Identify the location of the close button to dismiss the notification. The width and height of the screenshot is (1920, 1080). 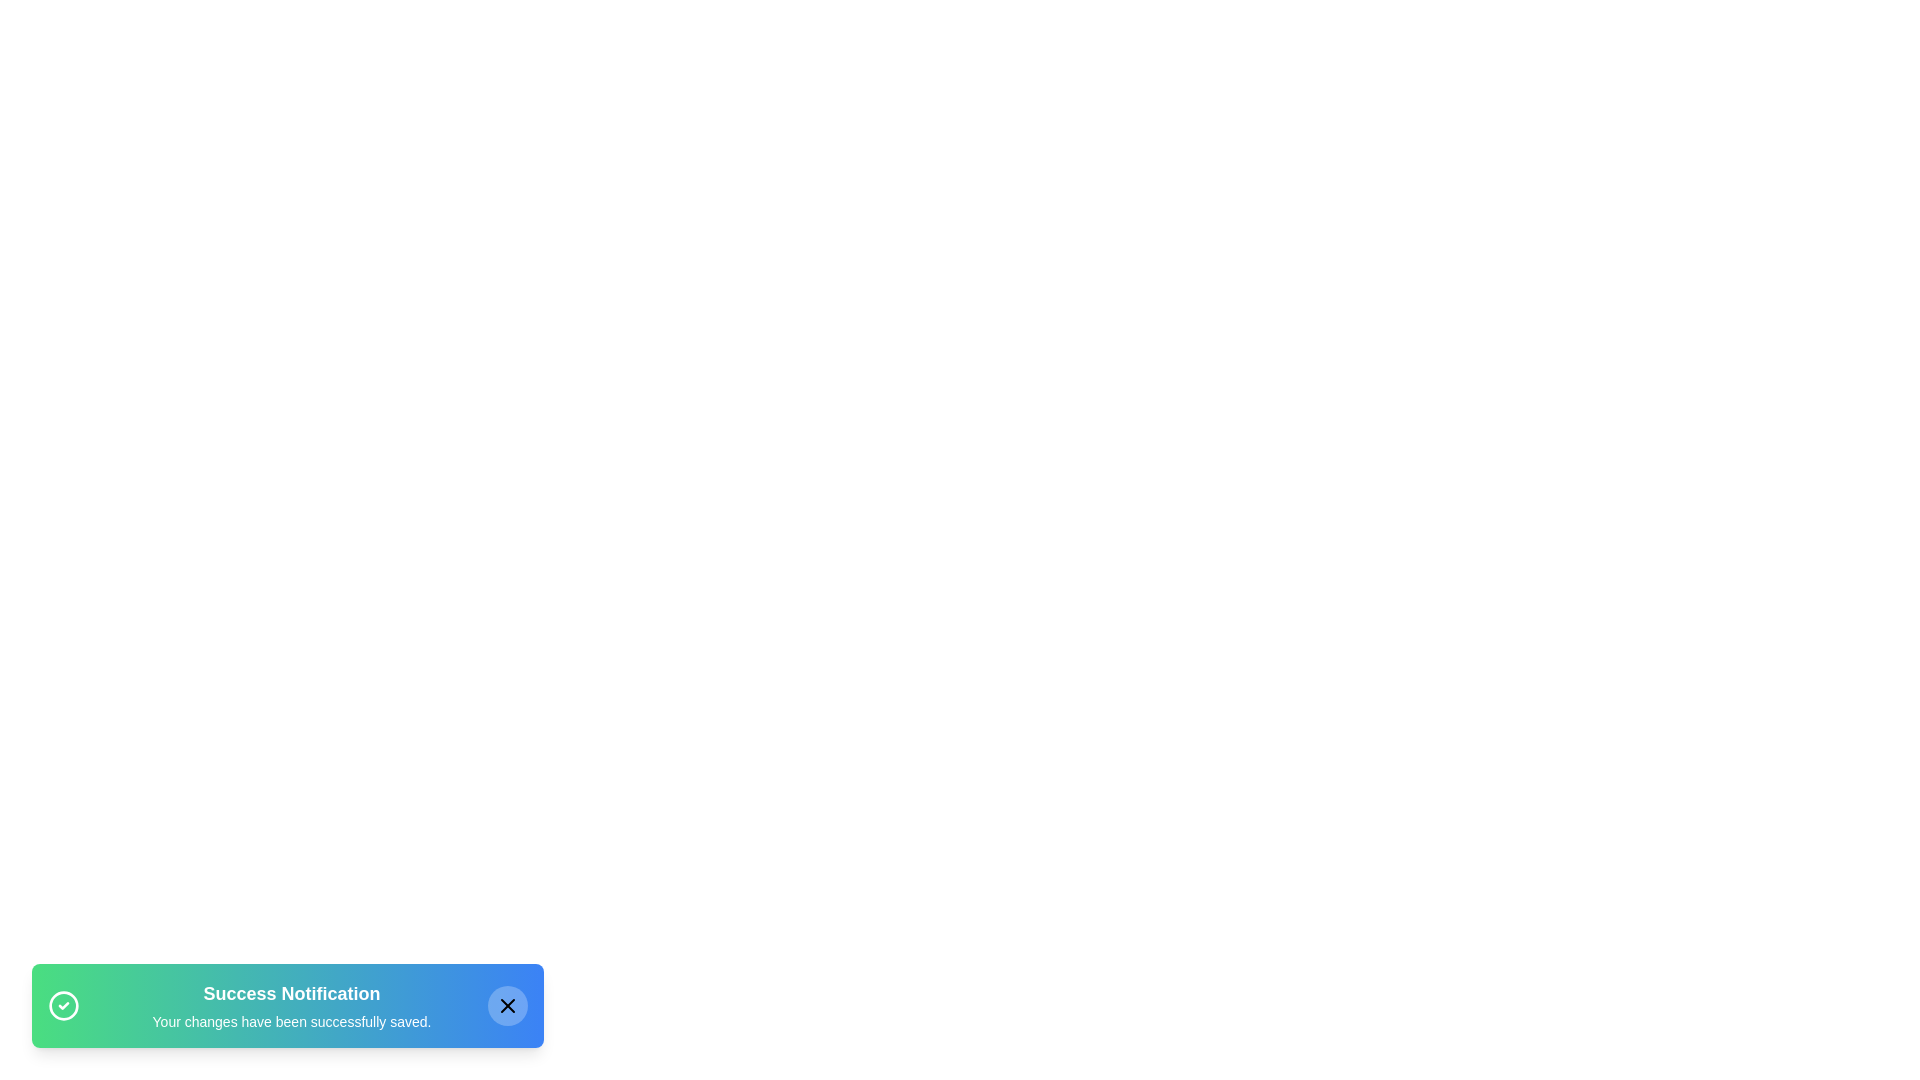
(508, 1006).